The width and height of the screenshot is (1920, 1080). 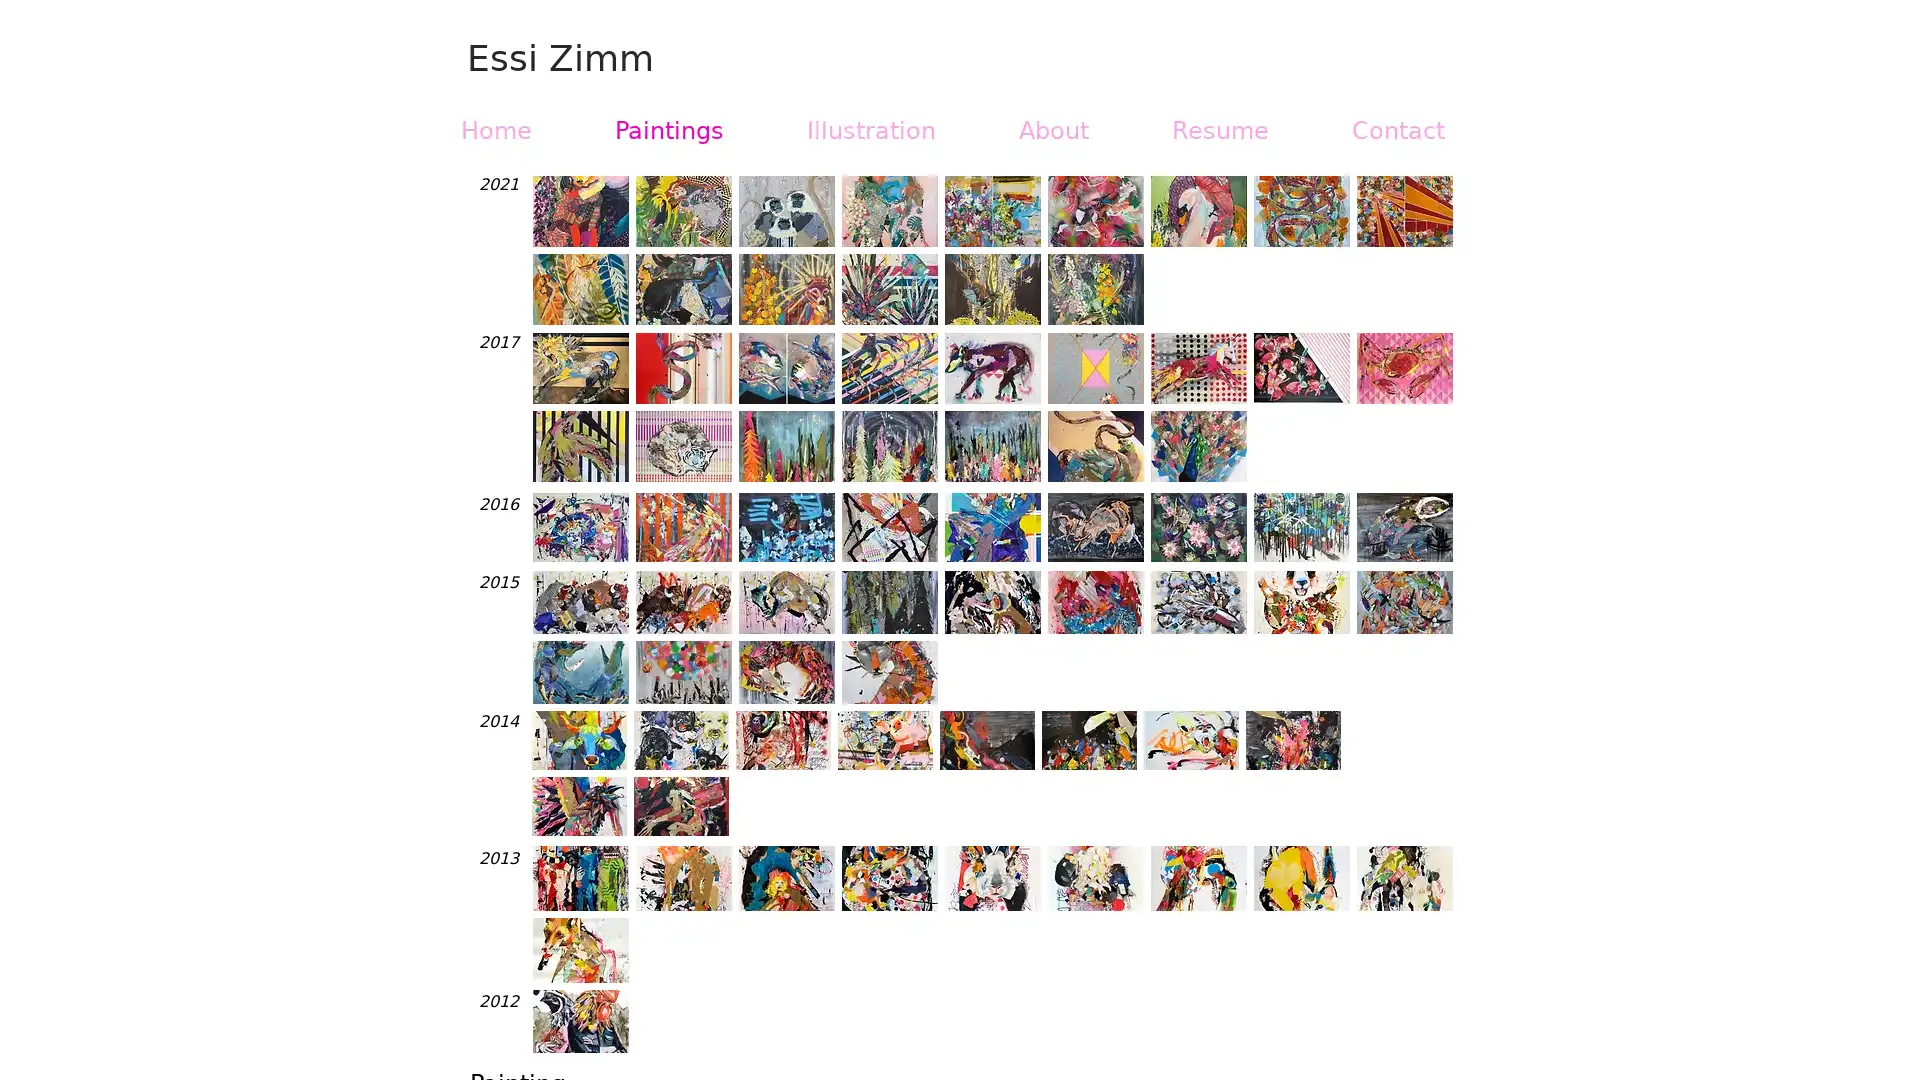 I want to click on previous, so click(x=574, y=423).